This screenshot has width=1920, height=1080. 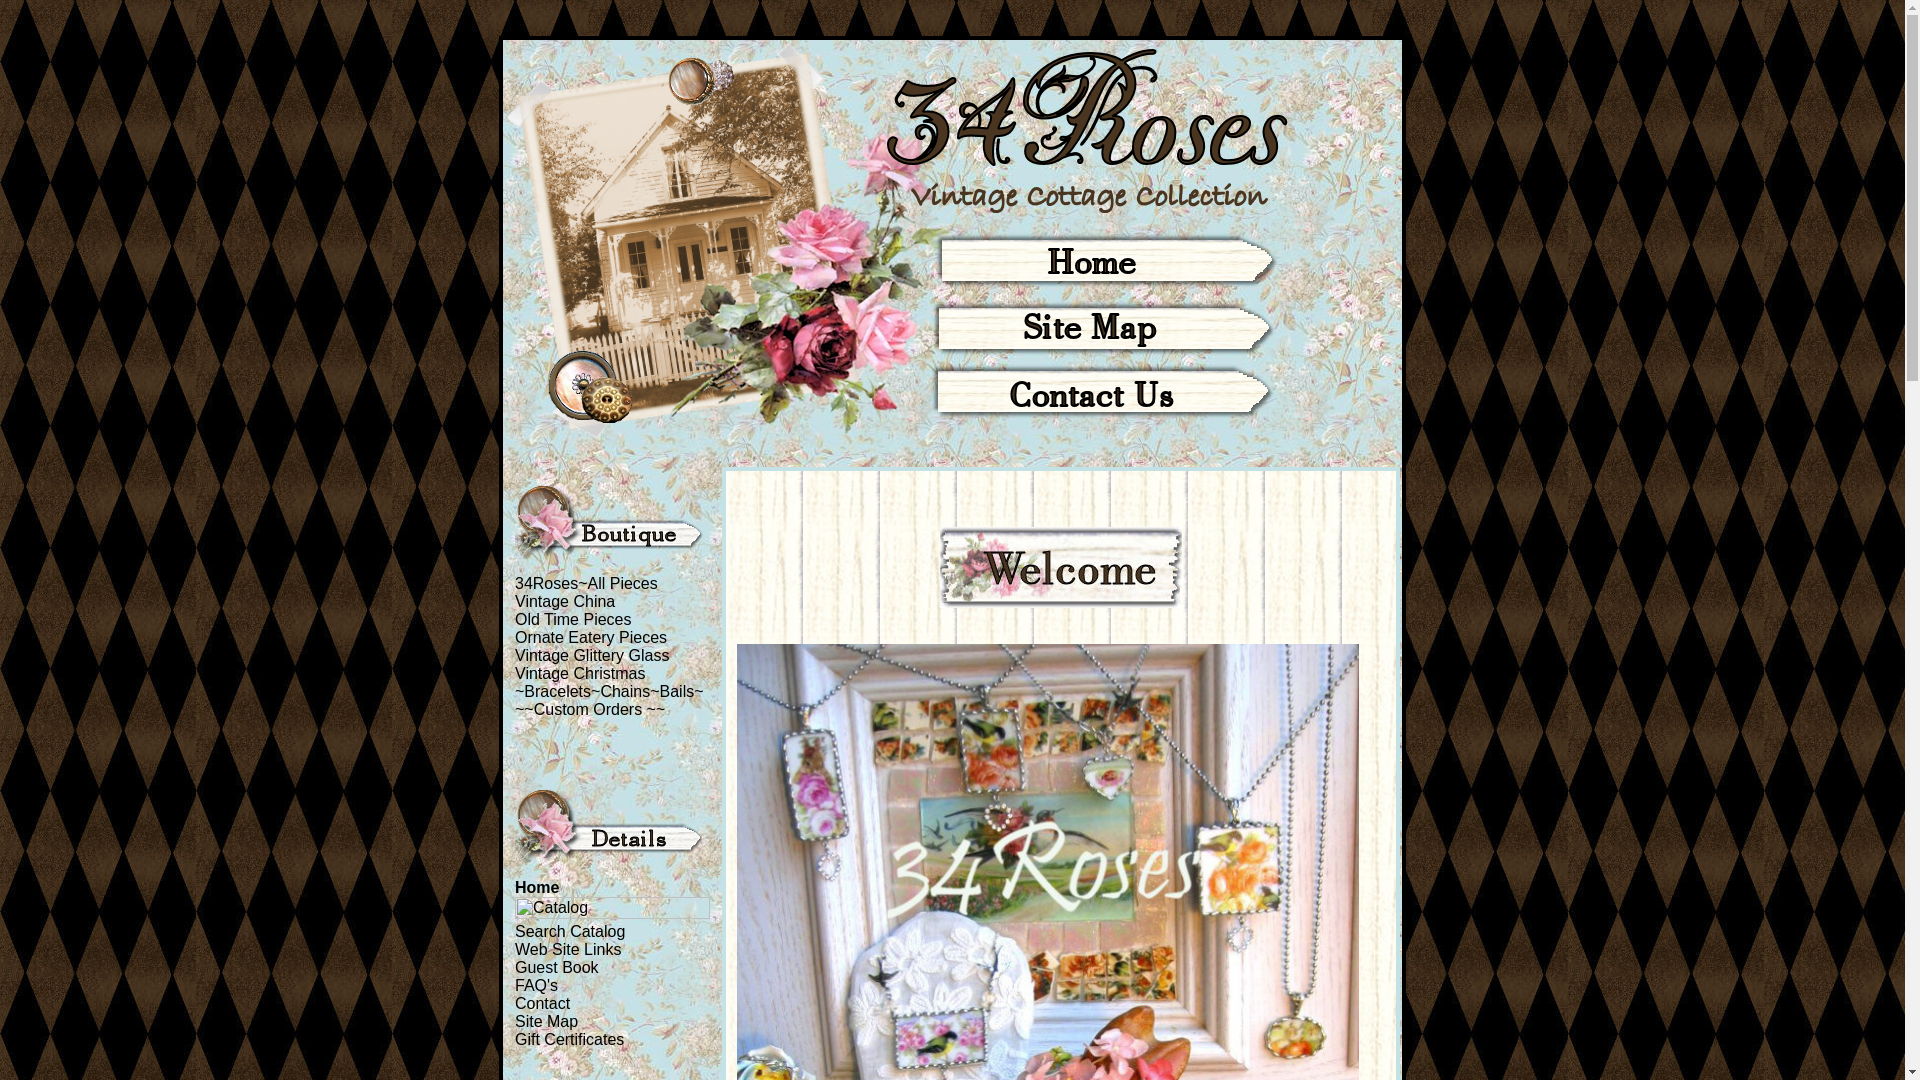 I want to click on 'Contact', so click(x=542, y=1003).